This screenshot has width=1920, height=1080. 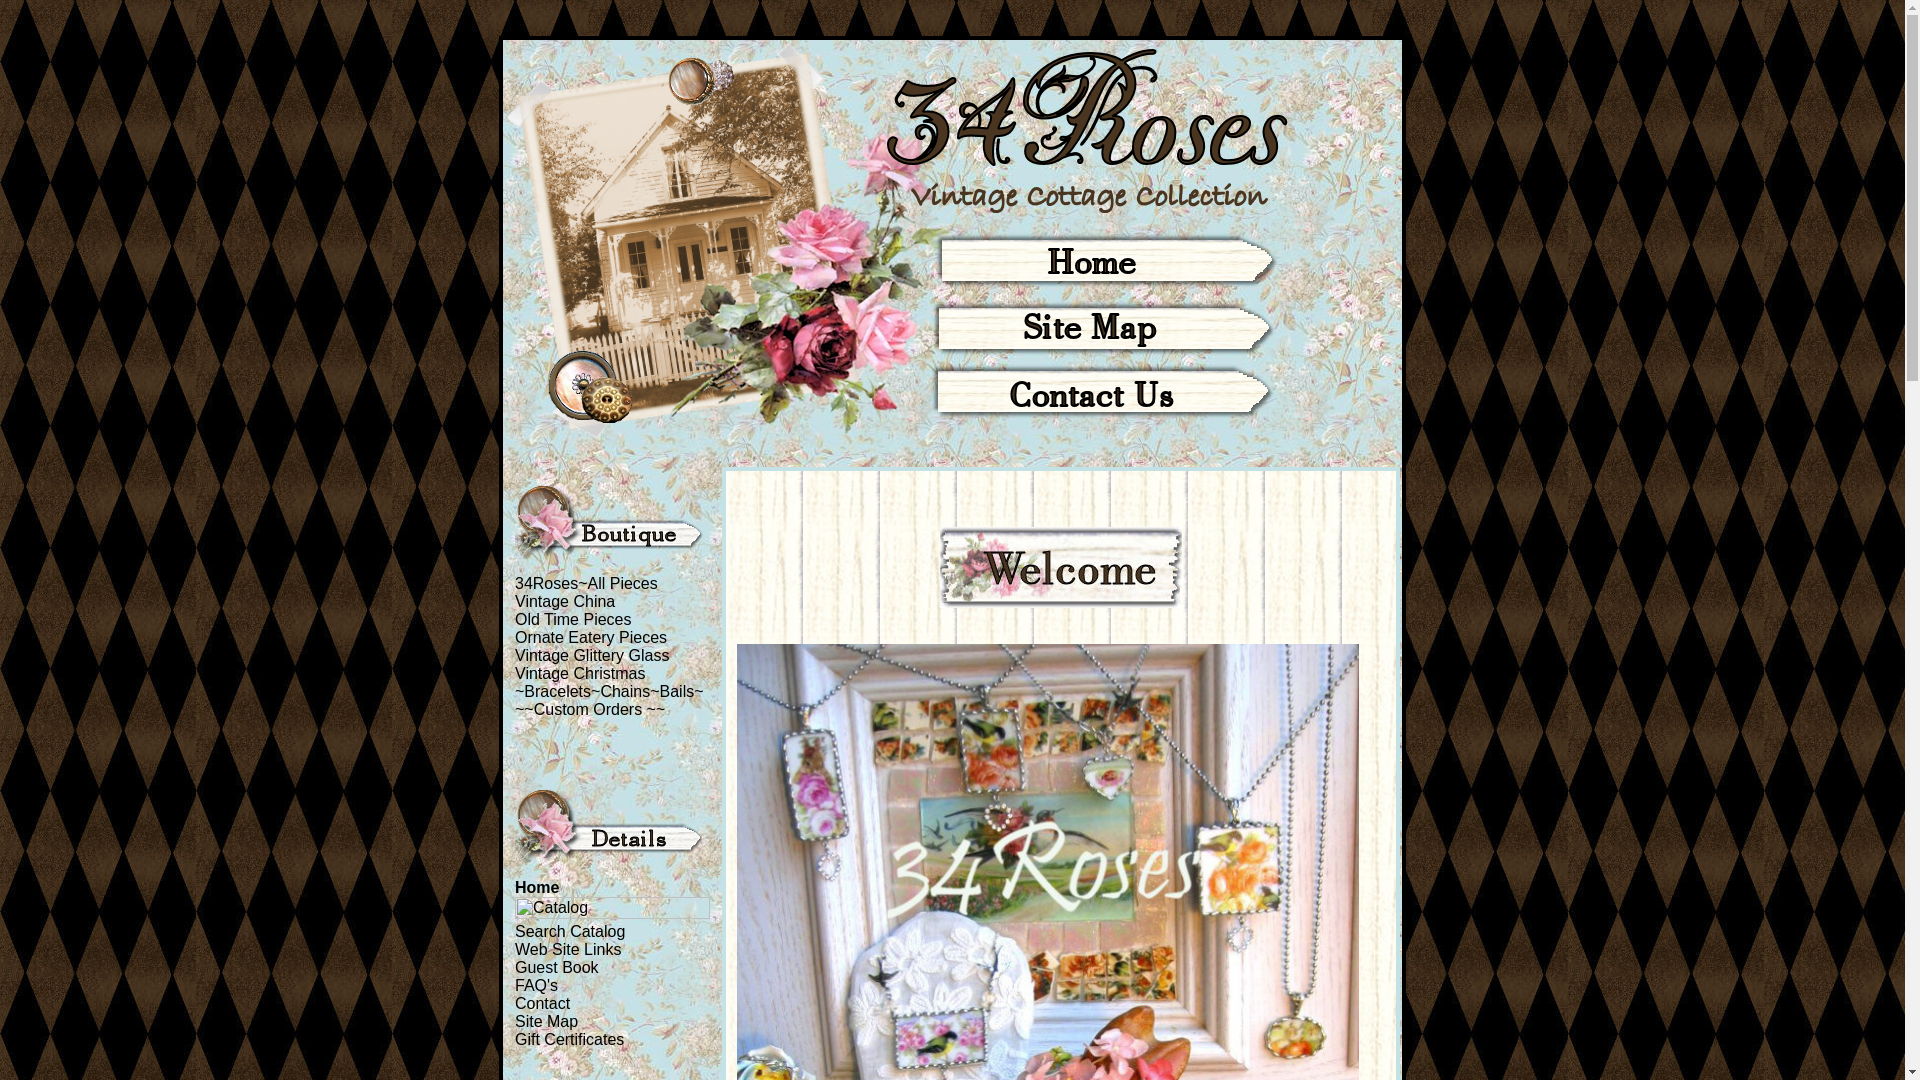 I want to click on 'Contact', so click(x=542, y=1003).